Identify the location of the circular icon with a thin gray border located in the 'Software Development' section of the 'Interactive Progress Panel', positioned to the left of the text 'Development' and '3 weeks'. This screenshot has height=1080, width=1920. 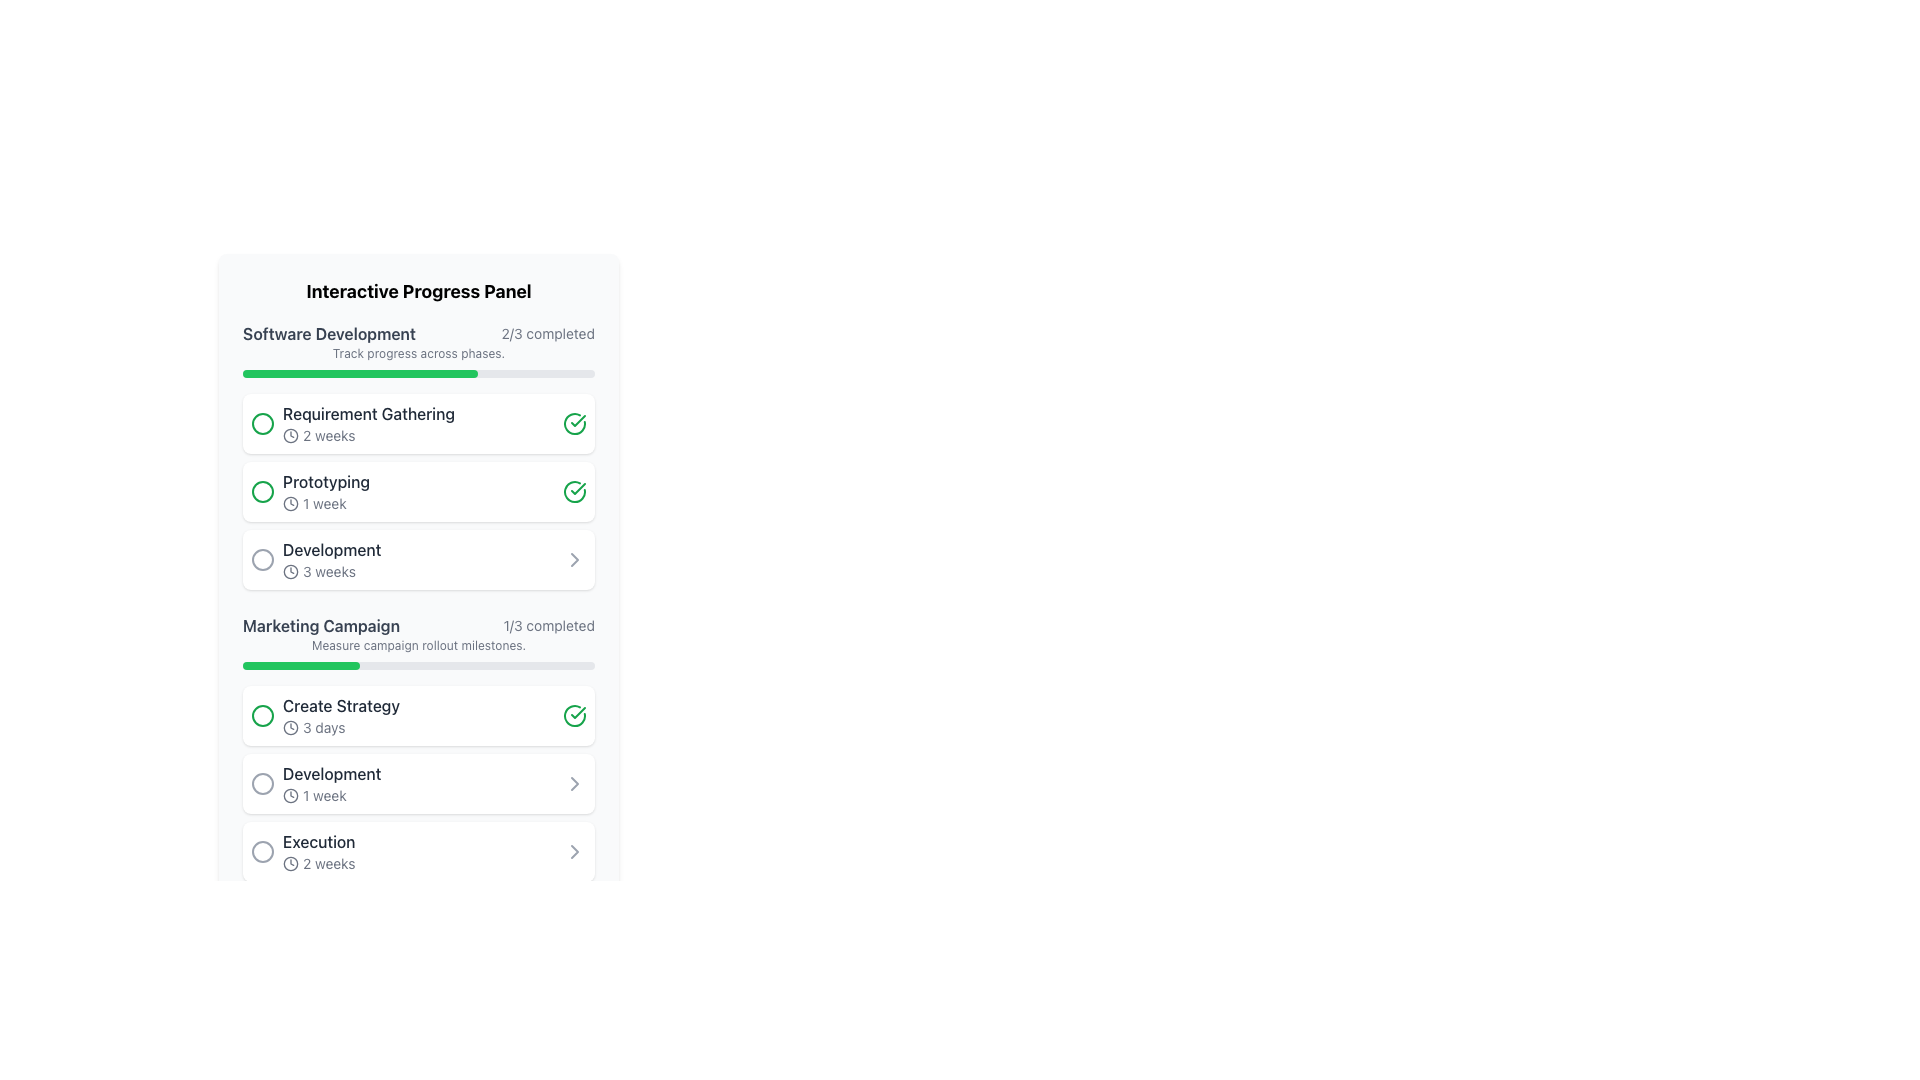
(262, 559).